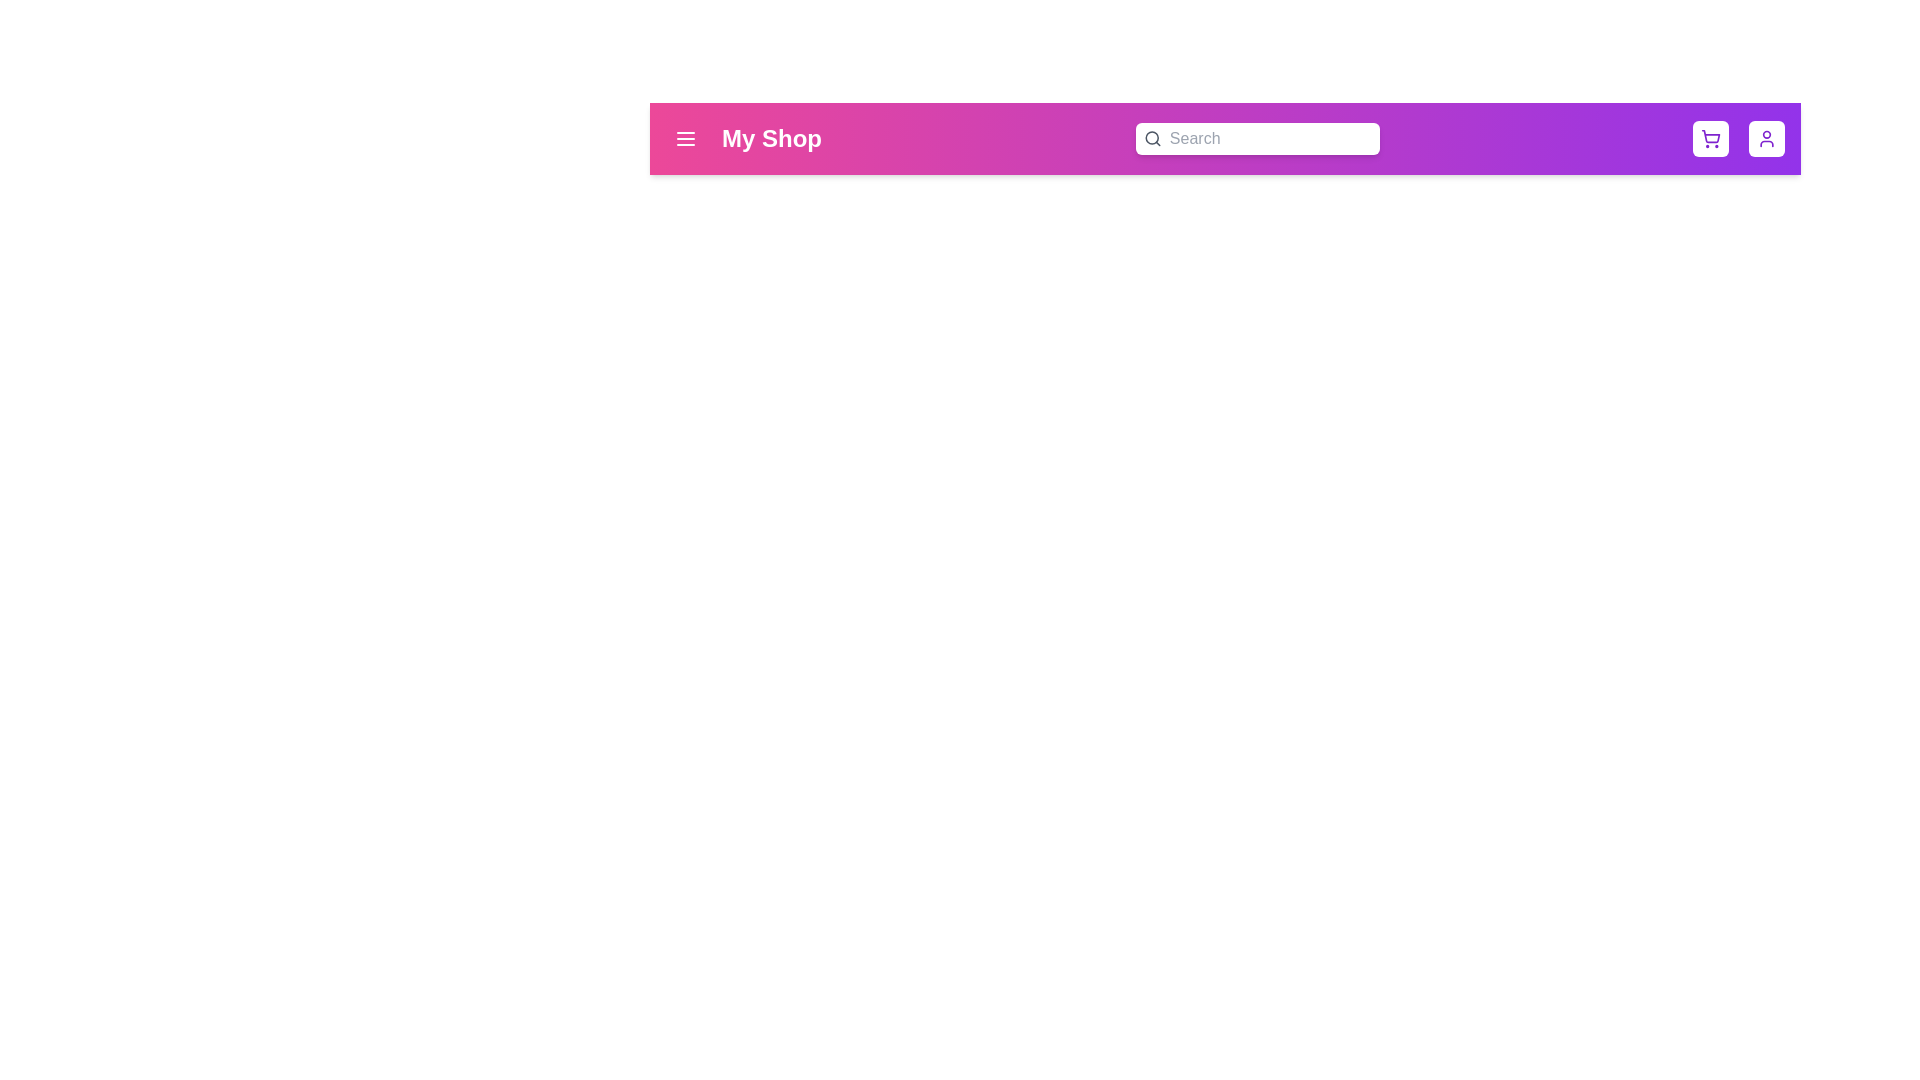  I want to click on the menu button to open the navigation menu, so click(686, 137).